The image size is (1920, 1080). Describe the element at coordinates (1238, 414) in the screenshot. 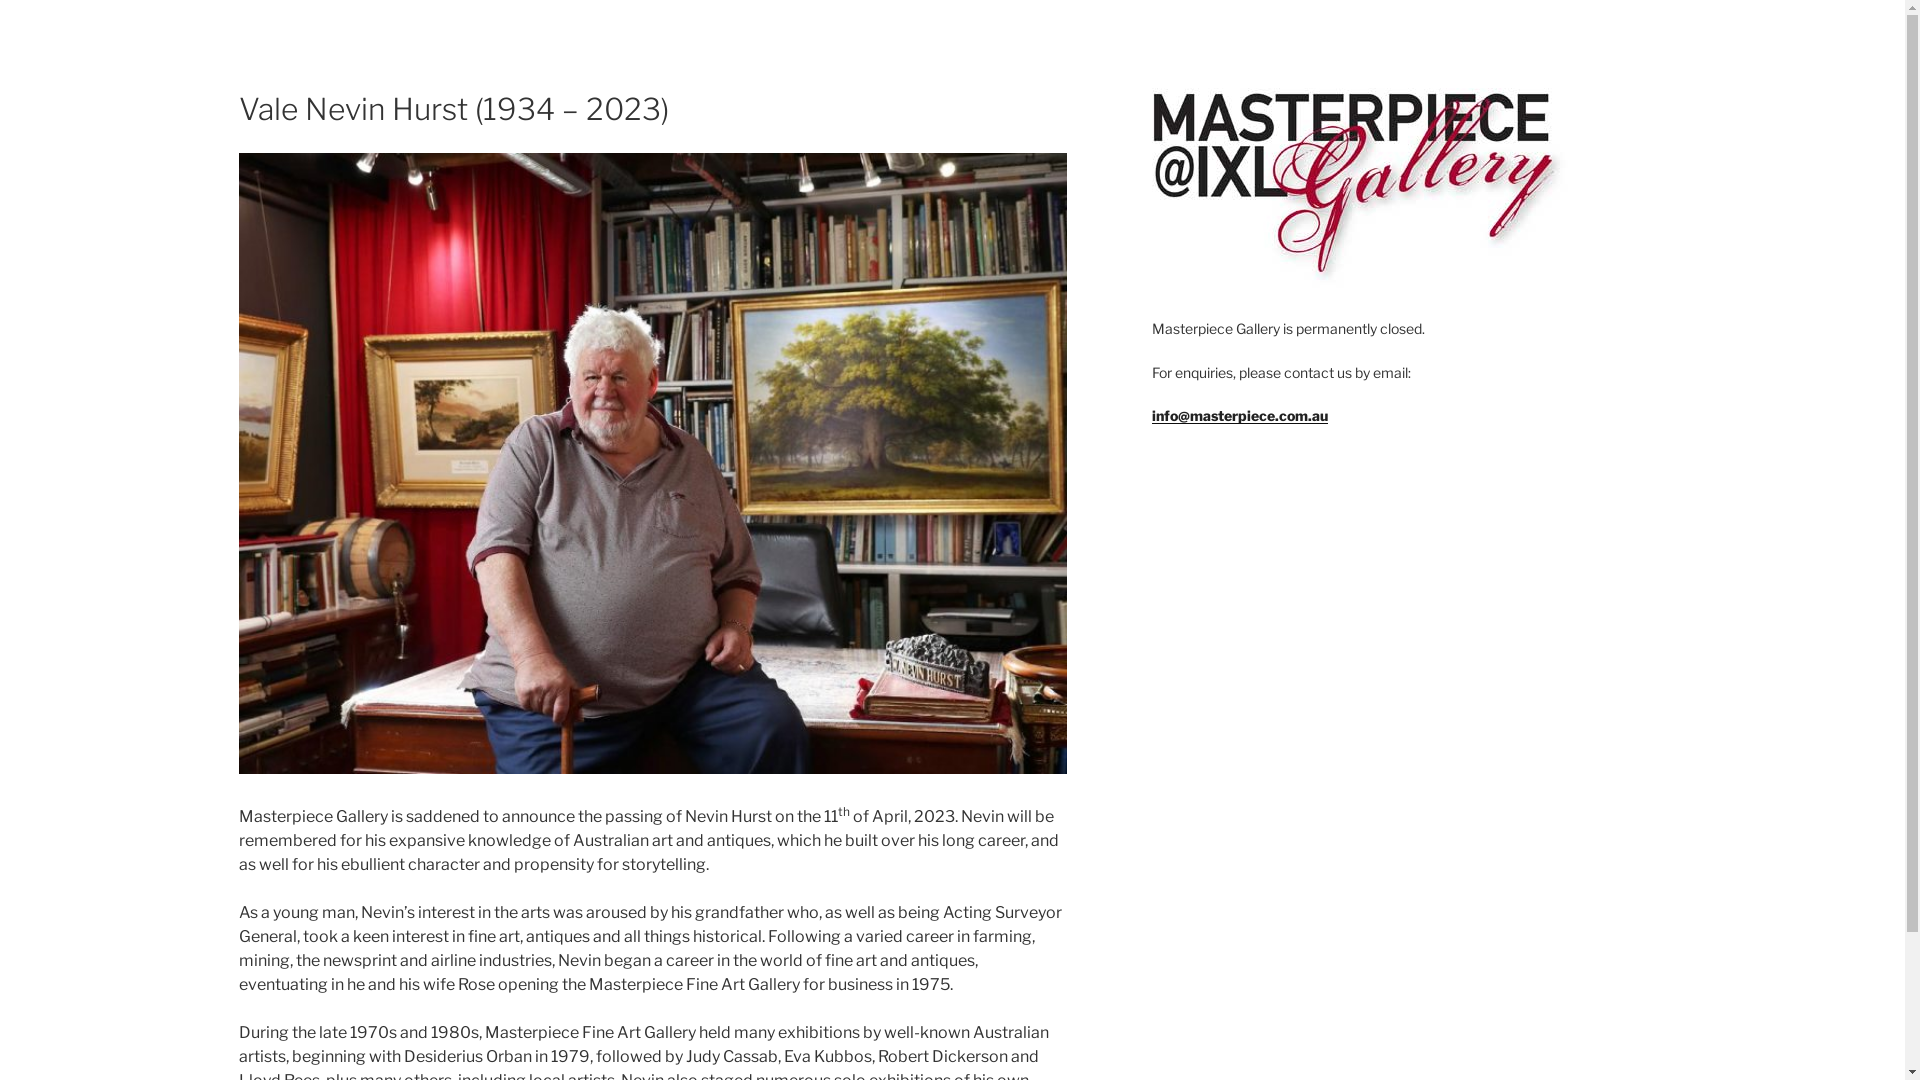

I see `'info@masterpiece.com.au'` at that location.